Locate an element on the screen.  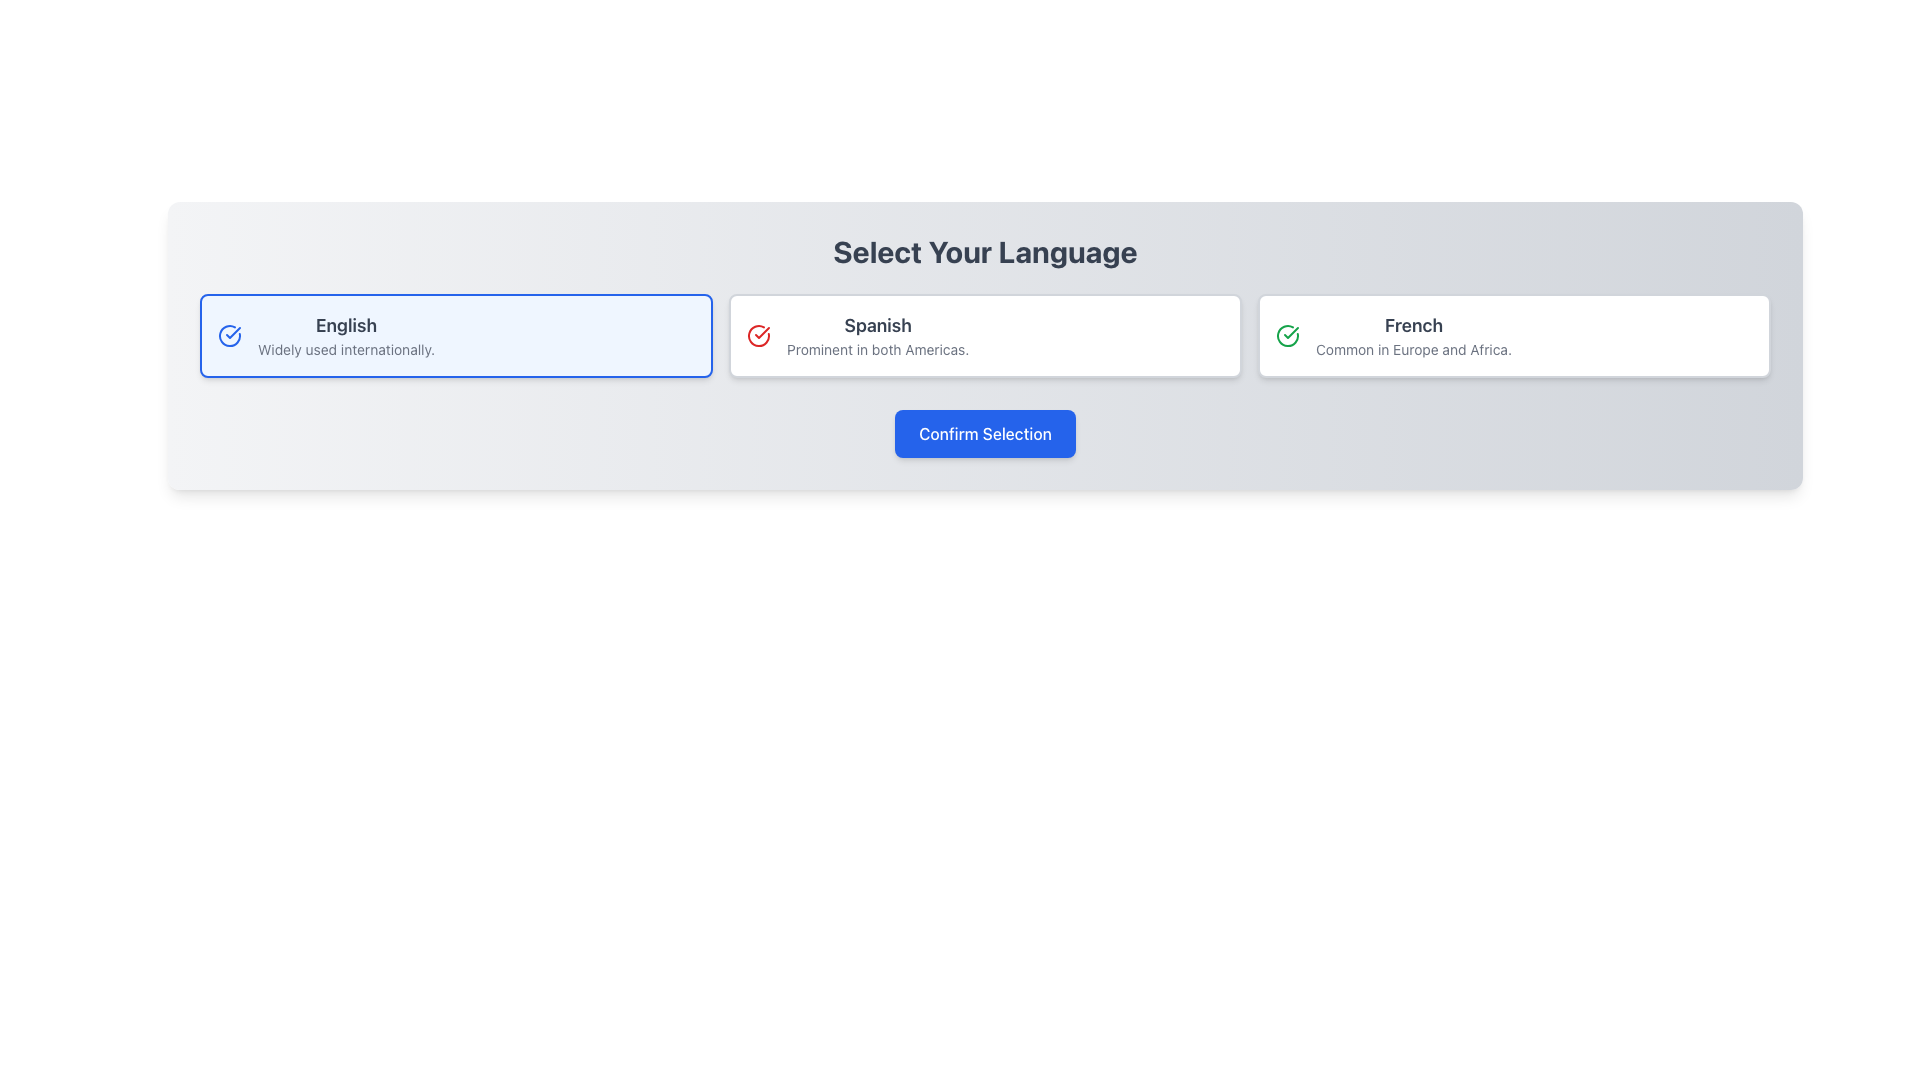
the selection confirmation icon located within the rectangular card labeled 'English Widely used internationally' is located at coordinates (230, 334).